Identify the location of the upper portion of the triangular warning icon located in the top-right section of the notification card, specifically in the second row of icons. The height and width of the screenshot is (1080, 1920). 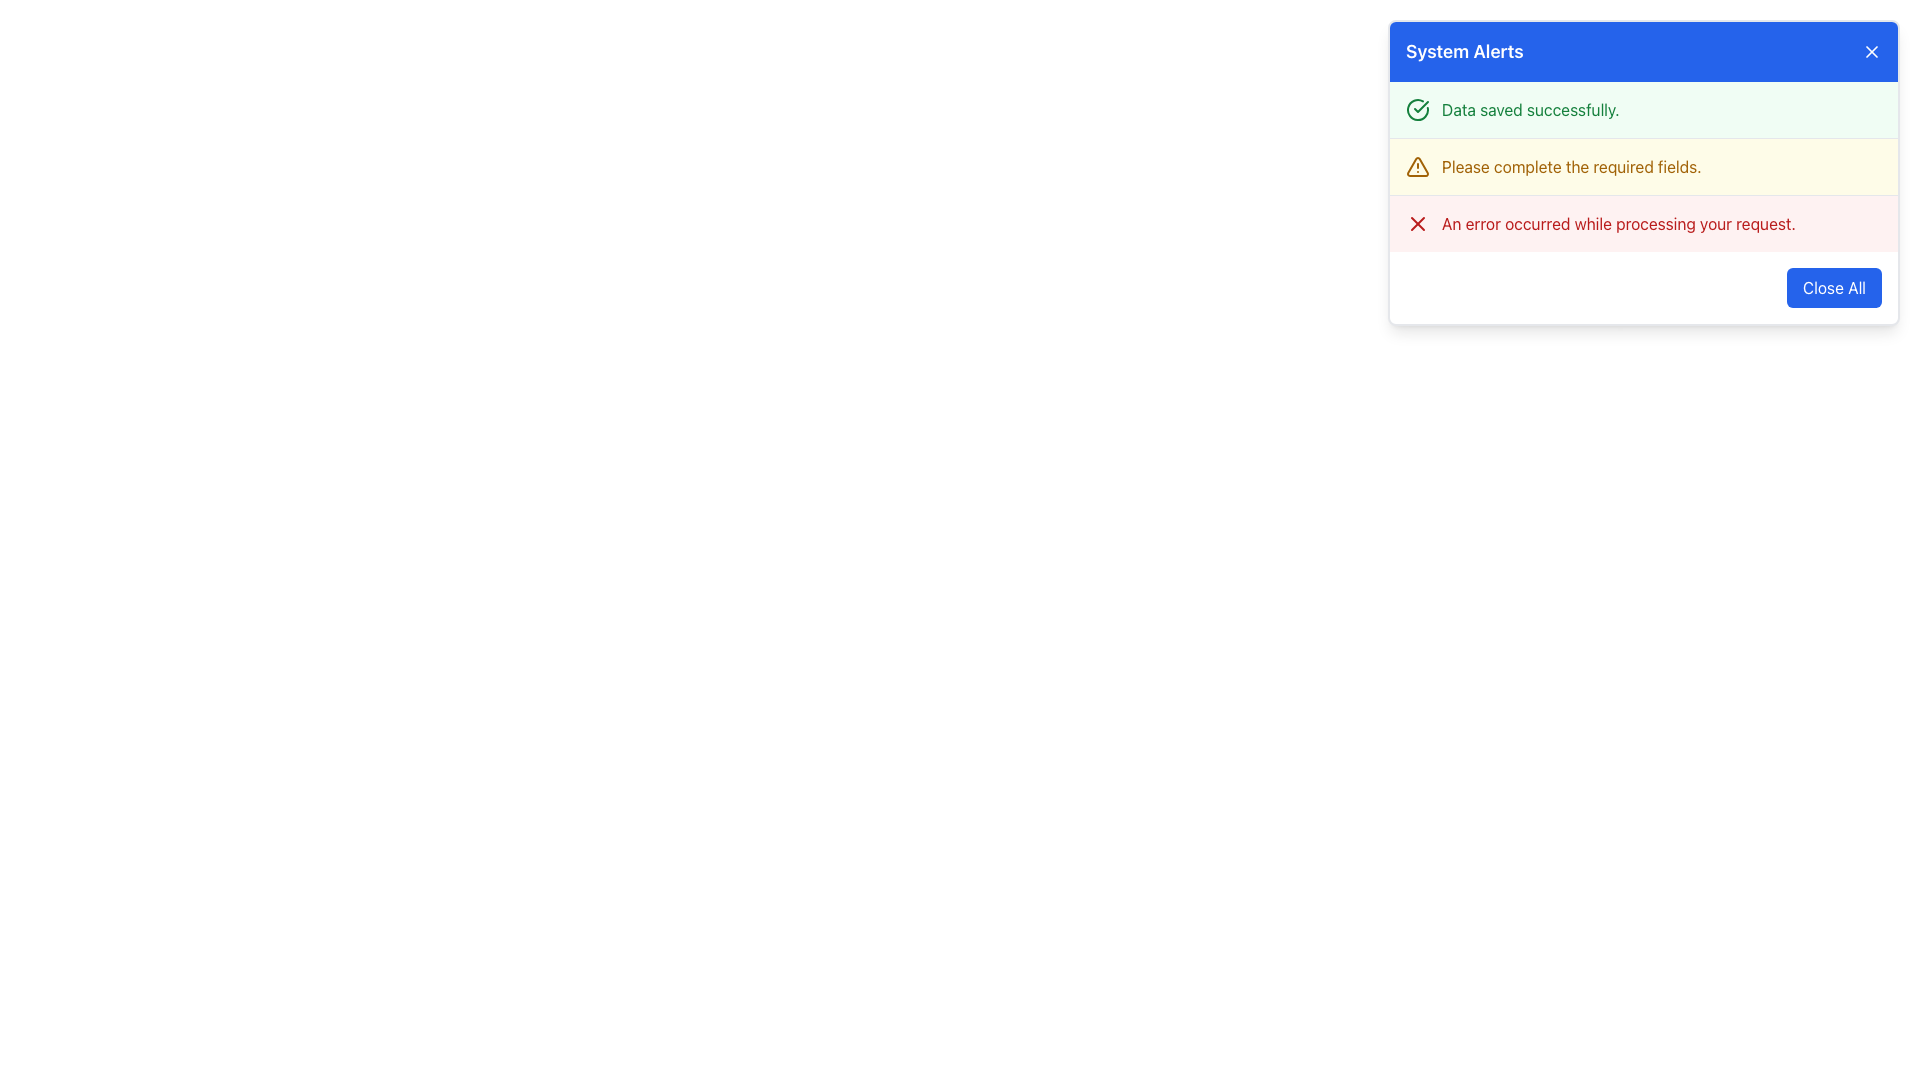
(1416, 165).